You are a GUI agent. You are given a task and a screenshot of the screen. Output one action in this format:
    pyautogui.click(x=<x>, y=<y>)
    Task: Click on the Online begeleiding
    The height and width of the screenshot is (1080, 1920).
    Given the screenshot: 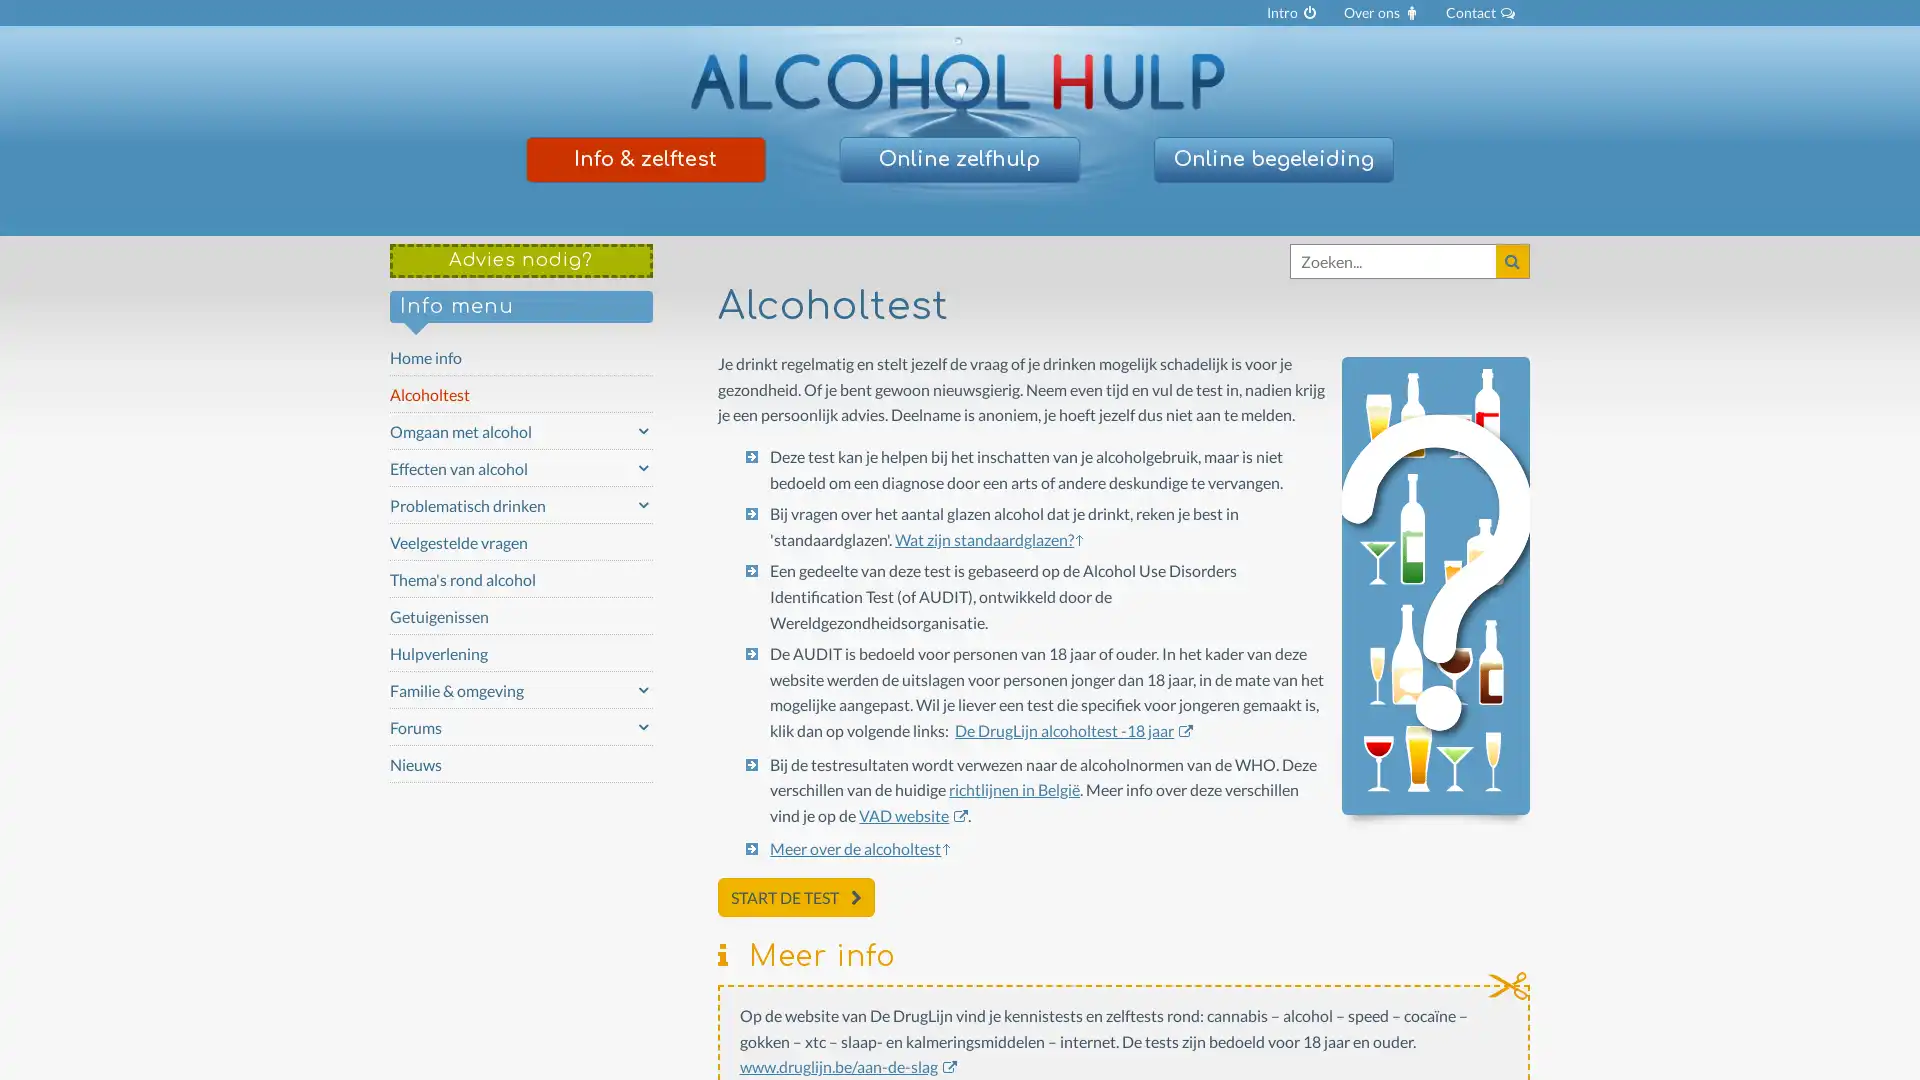 What is the action you would take?
    pyautogui.click(x=1271, y=158)
    